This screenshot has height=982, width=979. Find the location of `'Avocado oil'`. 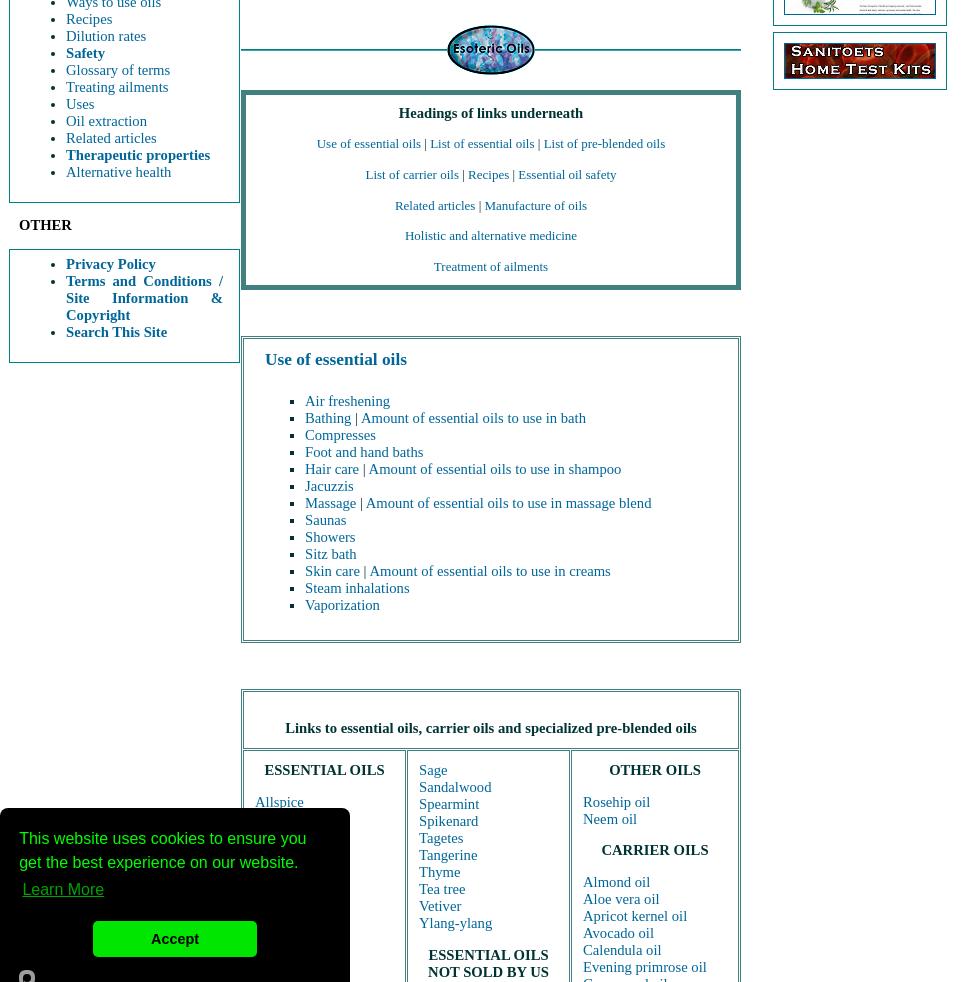

'Avocado oil' is located at coordinates (617, 932).